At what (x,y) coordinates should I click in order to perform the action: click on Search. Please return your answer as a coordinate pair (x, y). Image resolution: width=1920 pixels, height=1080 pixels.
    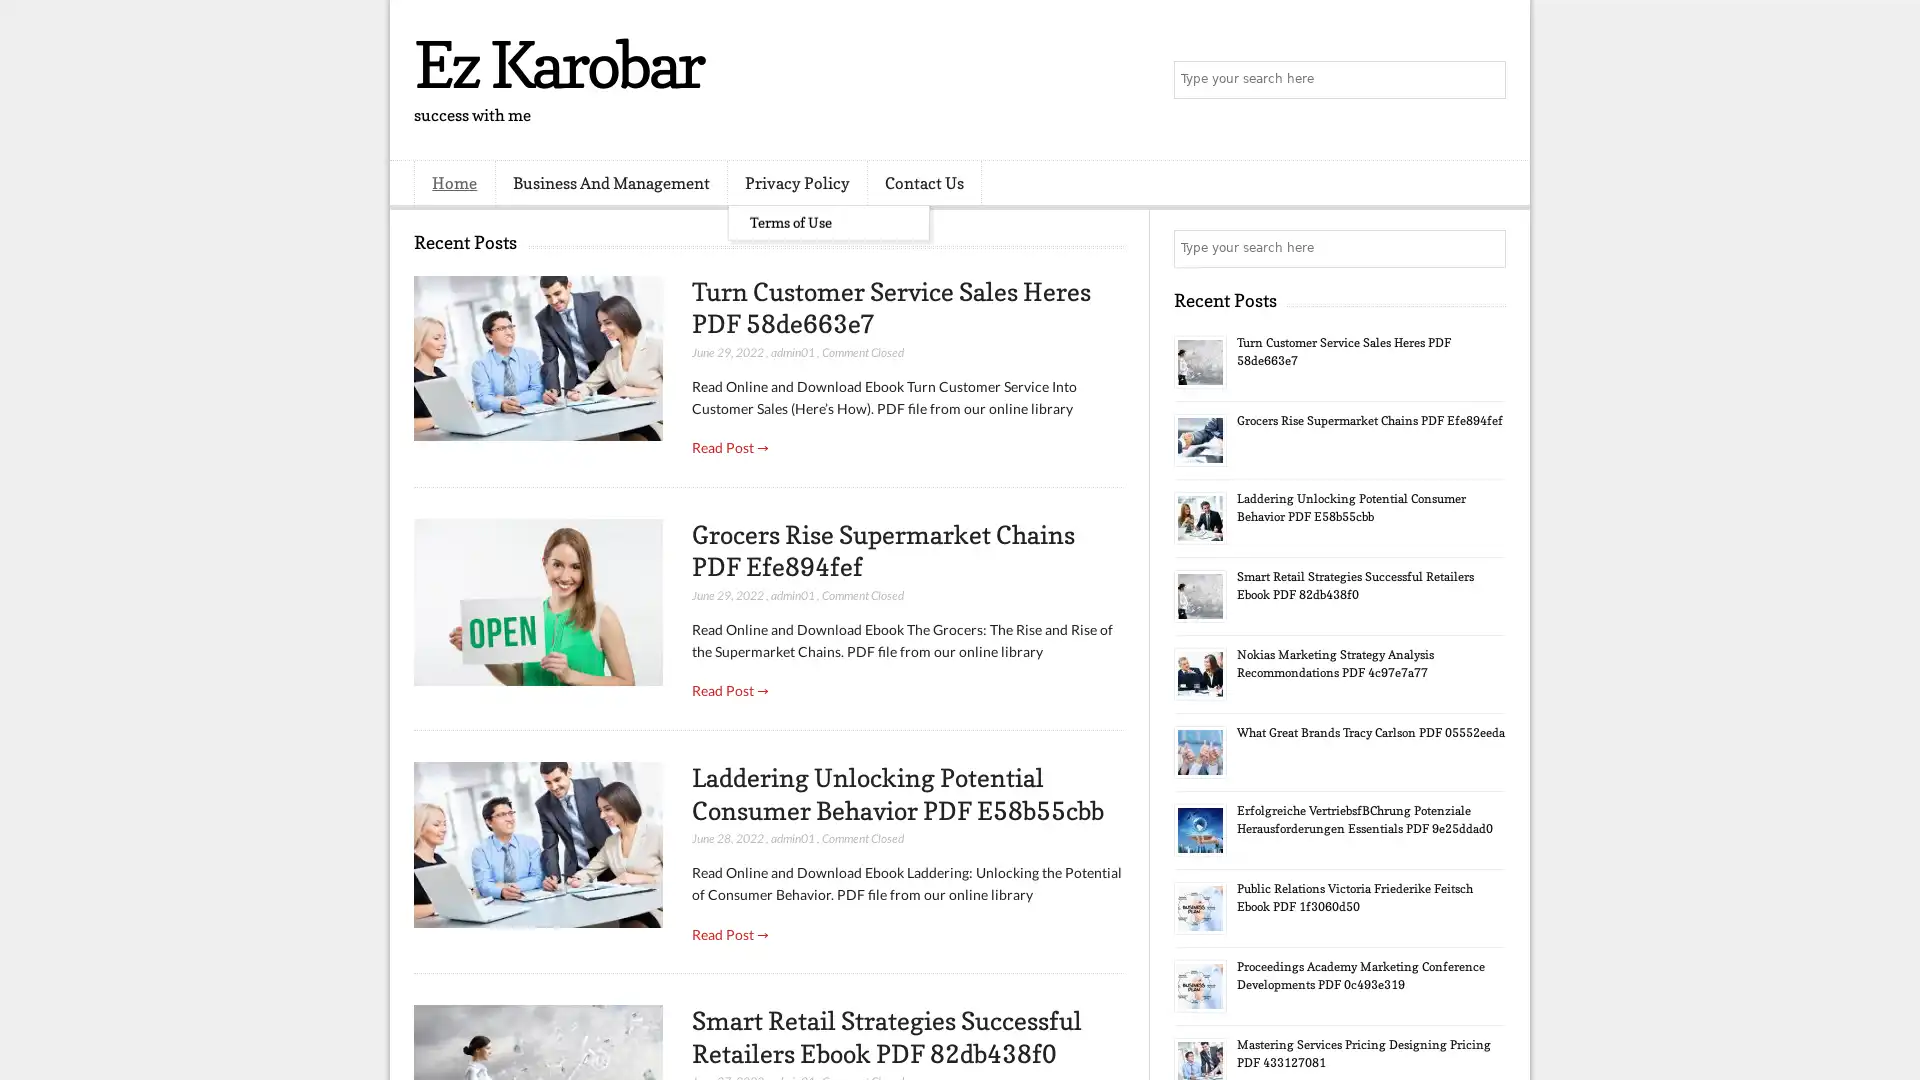
    Looking at the image, I should click on (1485, 80).